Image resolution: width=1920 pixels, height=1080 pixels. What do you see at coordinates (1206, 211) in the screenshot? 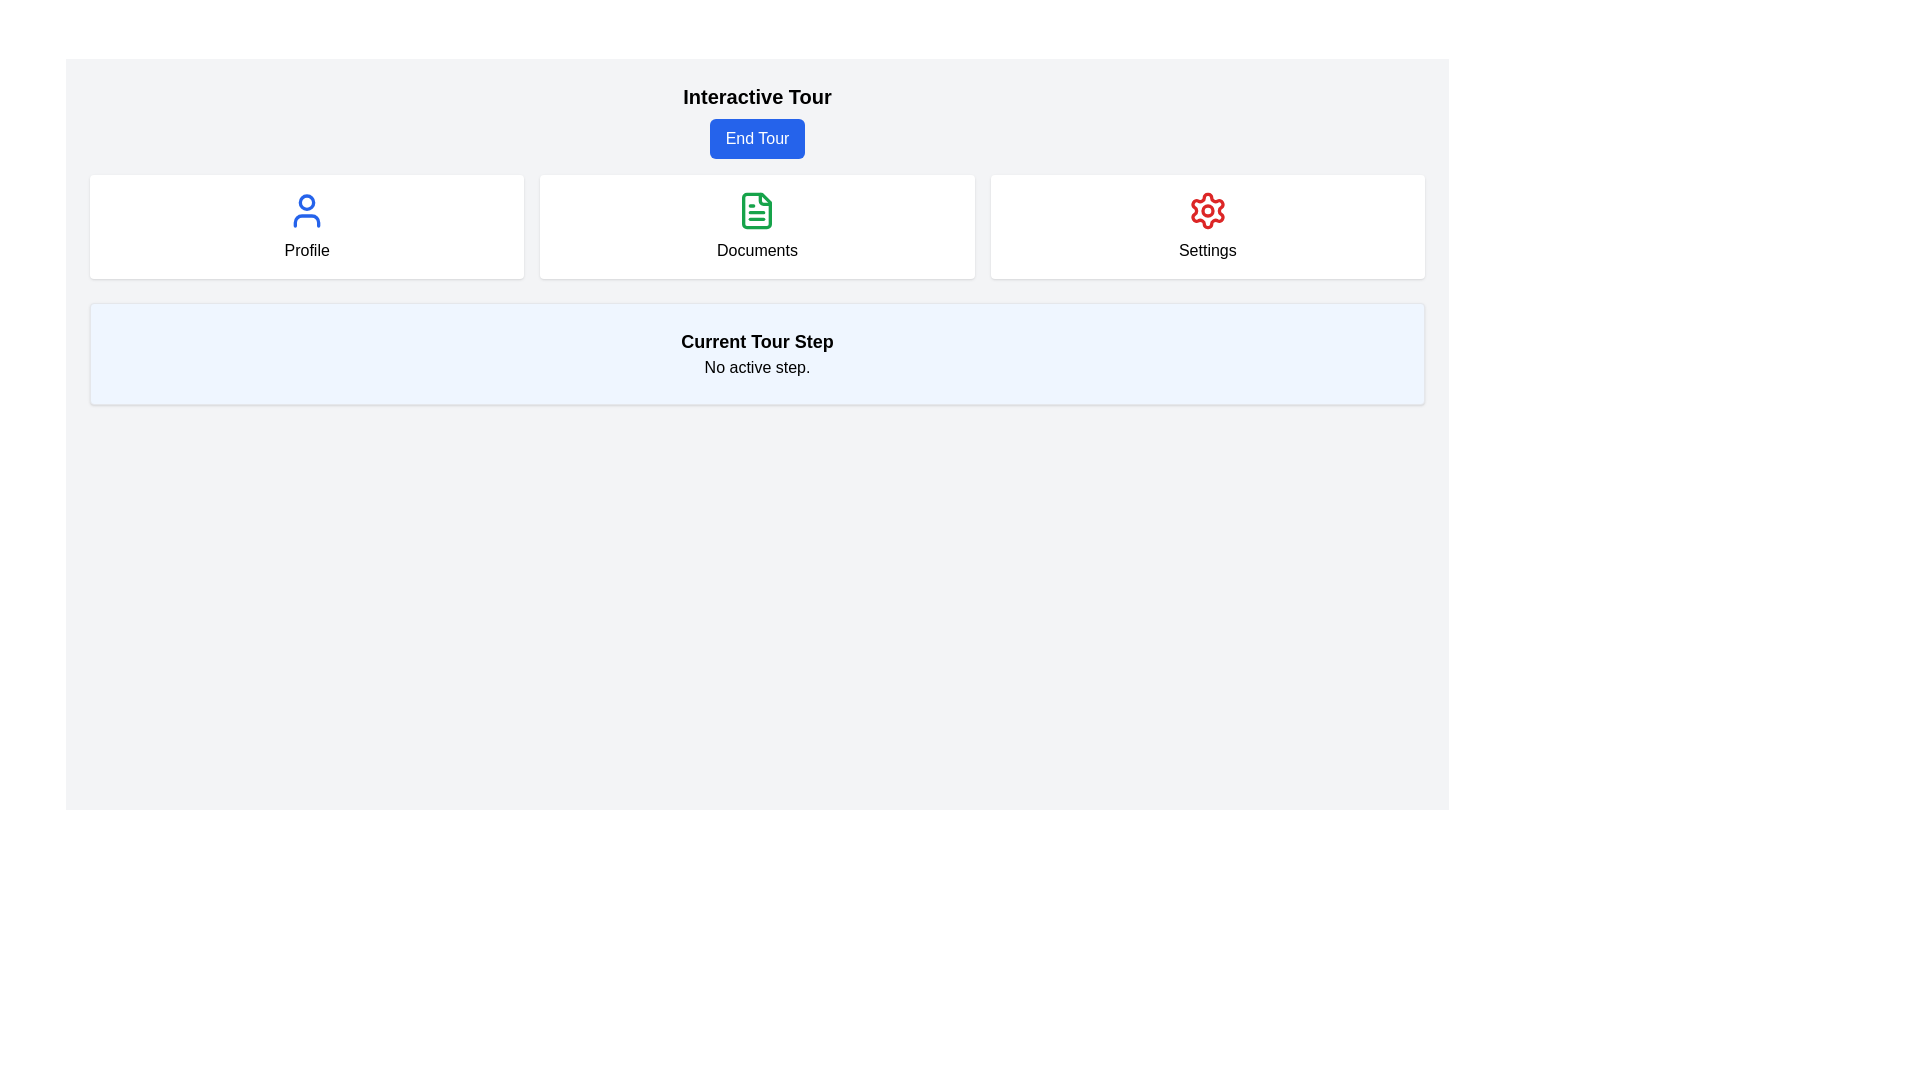
I see `the 'Settings' icon, which is the primary visual component of the card located at the rightmost section among the three cards in the top row` at bounding box center [1206, 211].